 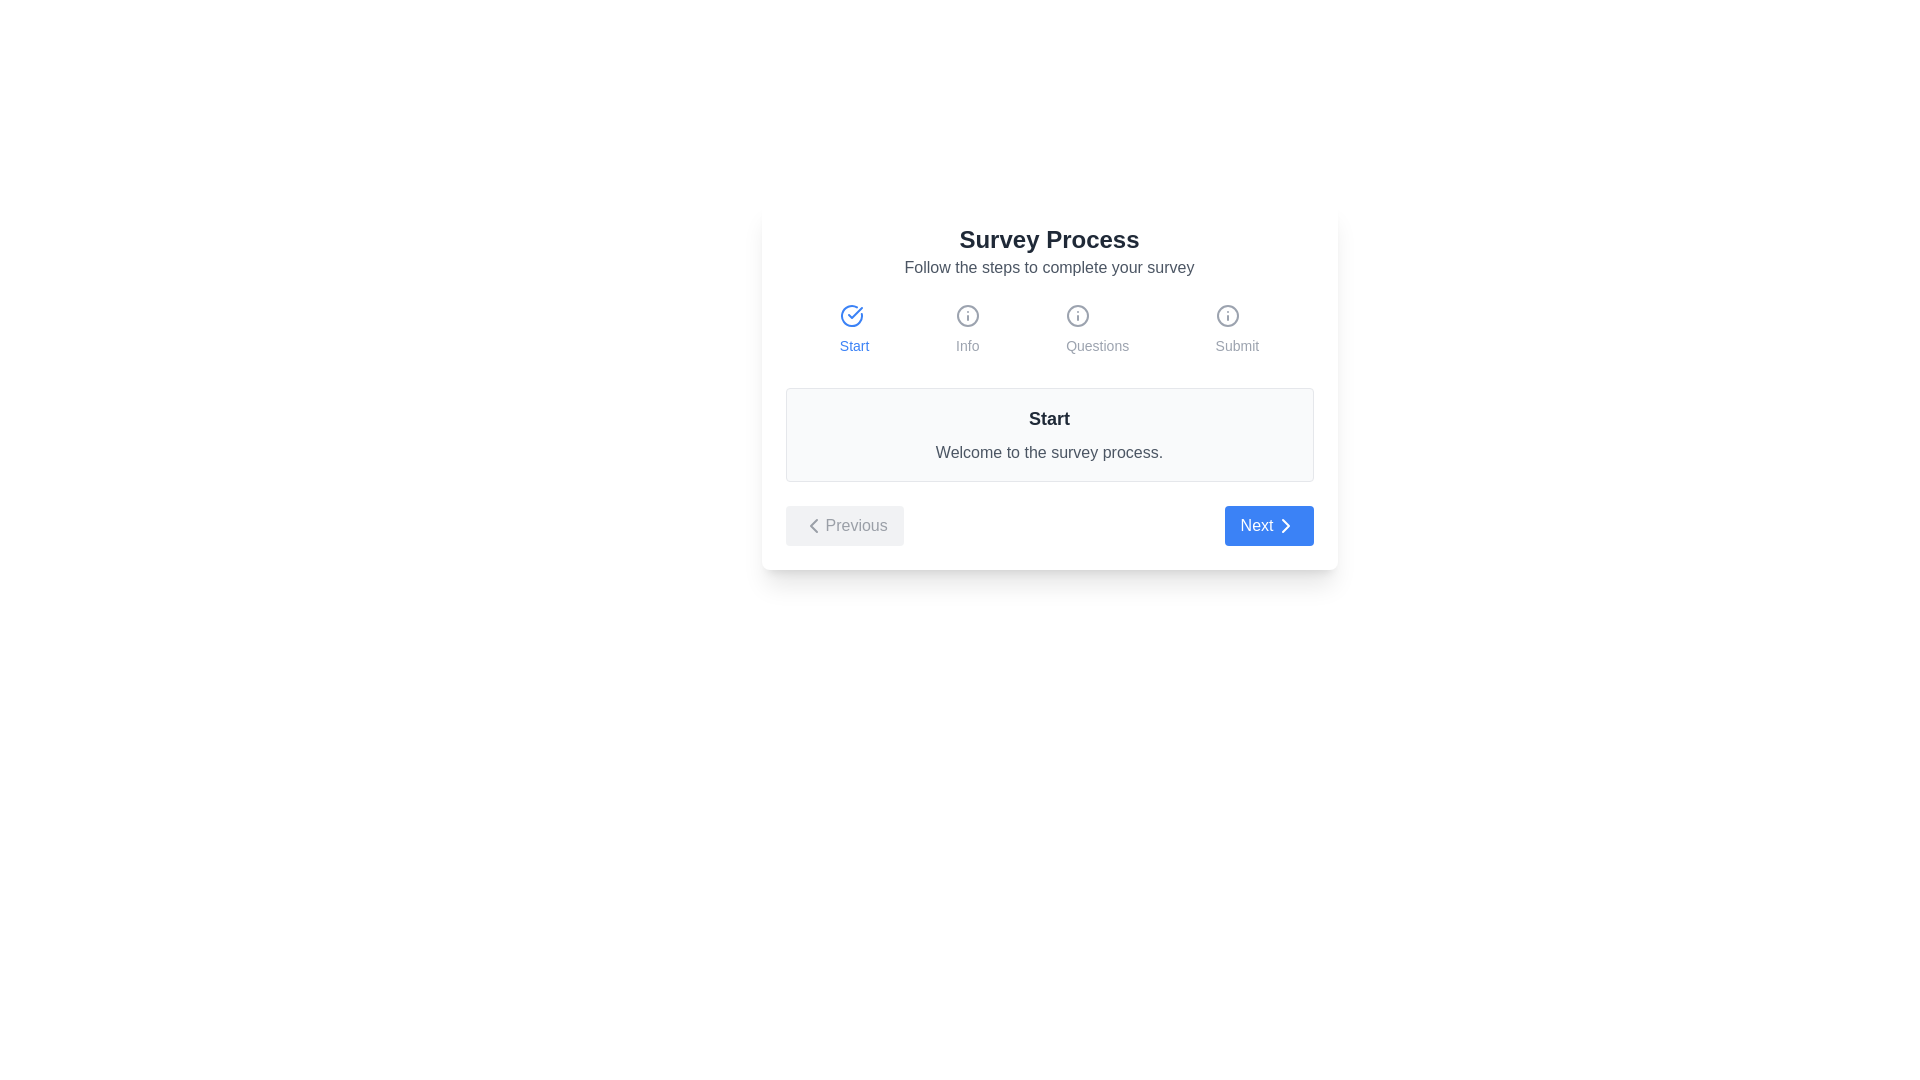 What do you see at coordinates (1285, 524) in the screenshot?
I see `the right-pointing chevron icon located to the right of the 'Next' button in the survey navigation interface` at bounding box center [1285, 524].